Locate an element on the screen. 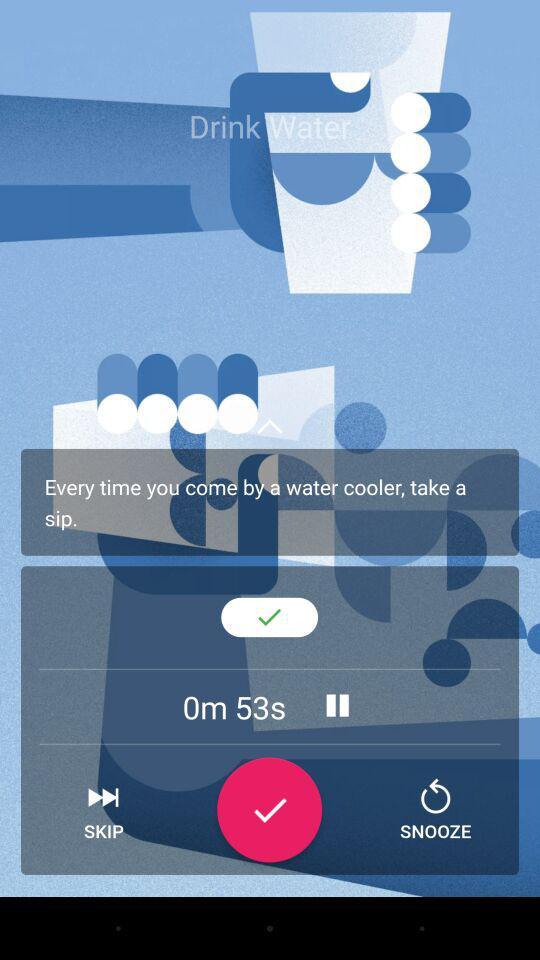 The height and width of the screenshot is (960, 540). pause button is located at coordinates (337, 705).